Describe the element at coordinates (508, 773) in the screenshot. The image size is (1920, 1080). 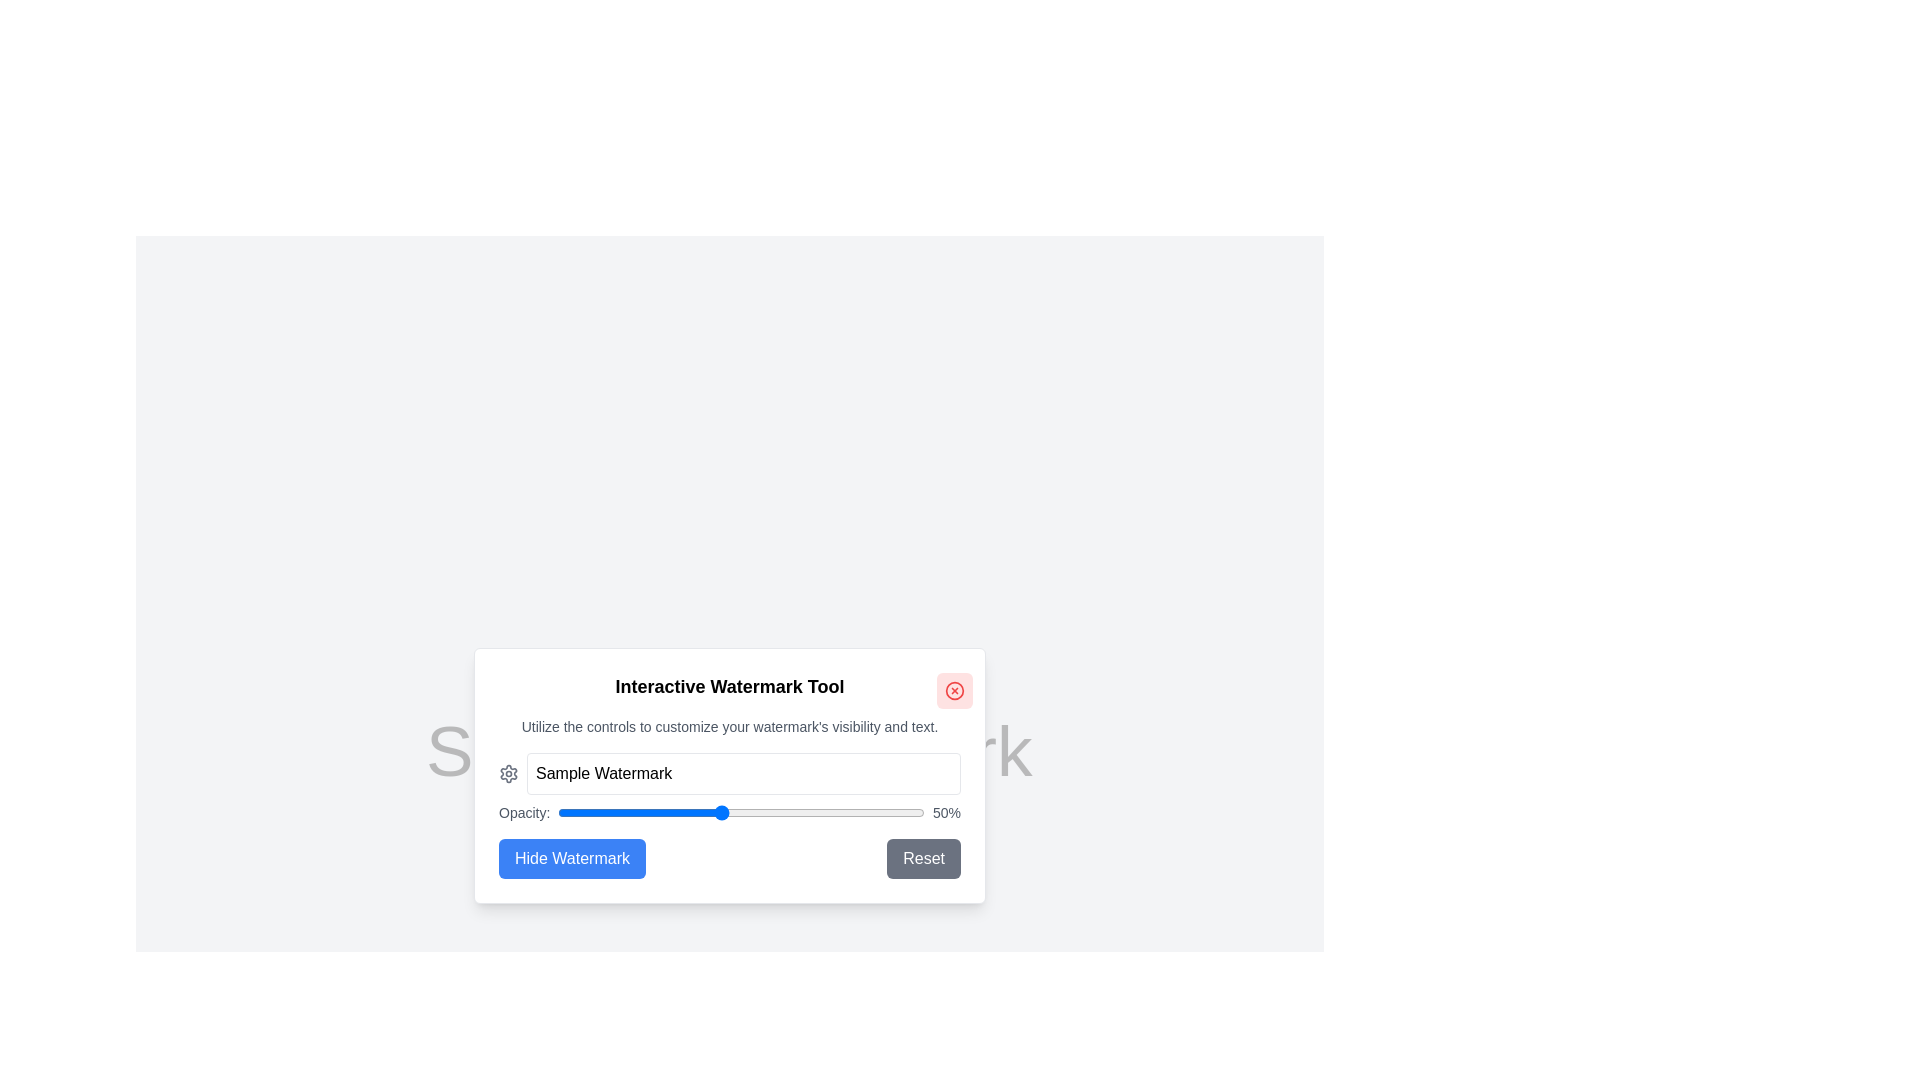
I see `the icon located in the header section of the 'Interactive Watermark Tool' dialog, which is positioned on the left side of the watermark text input field` at that location.